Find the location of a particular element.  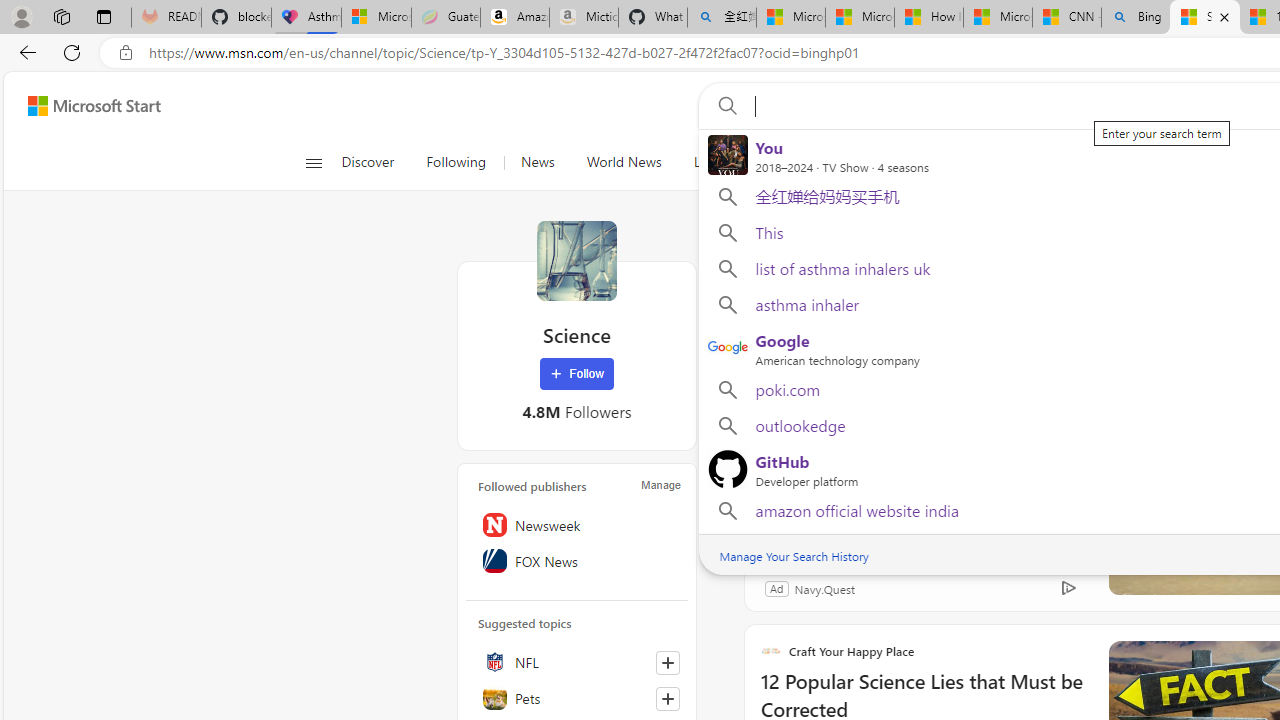

'How I Got Rid of Microsoft Edge' is located at coordinates (927, 17).